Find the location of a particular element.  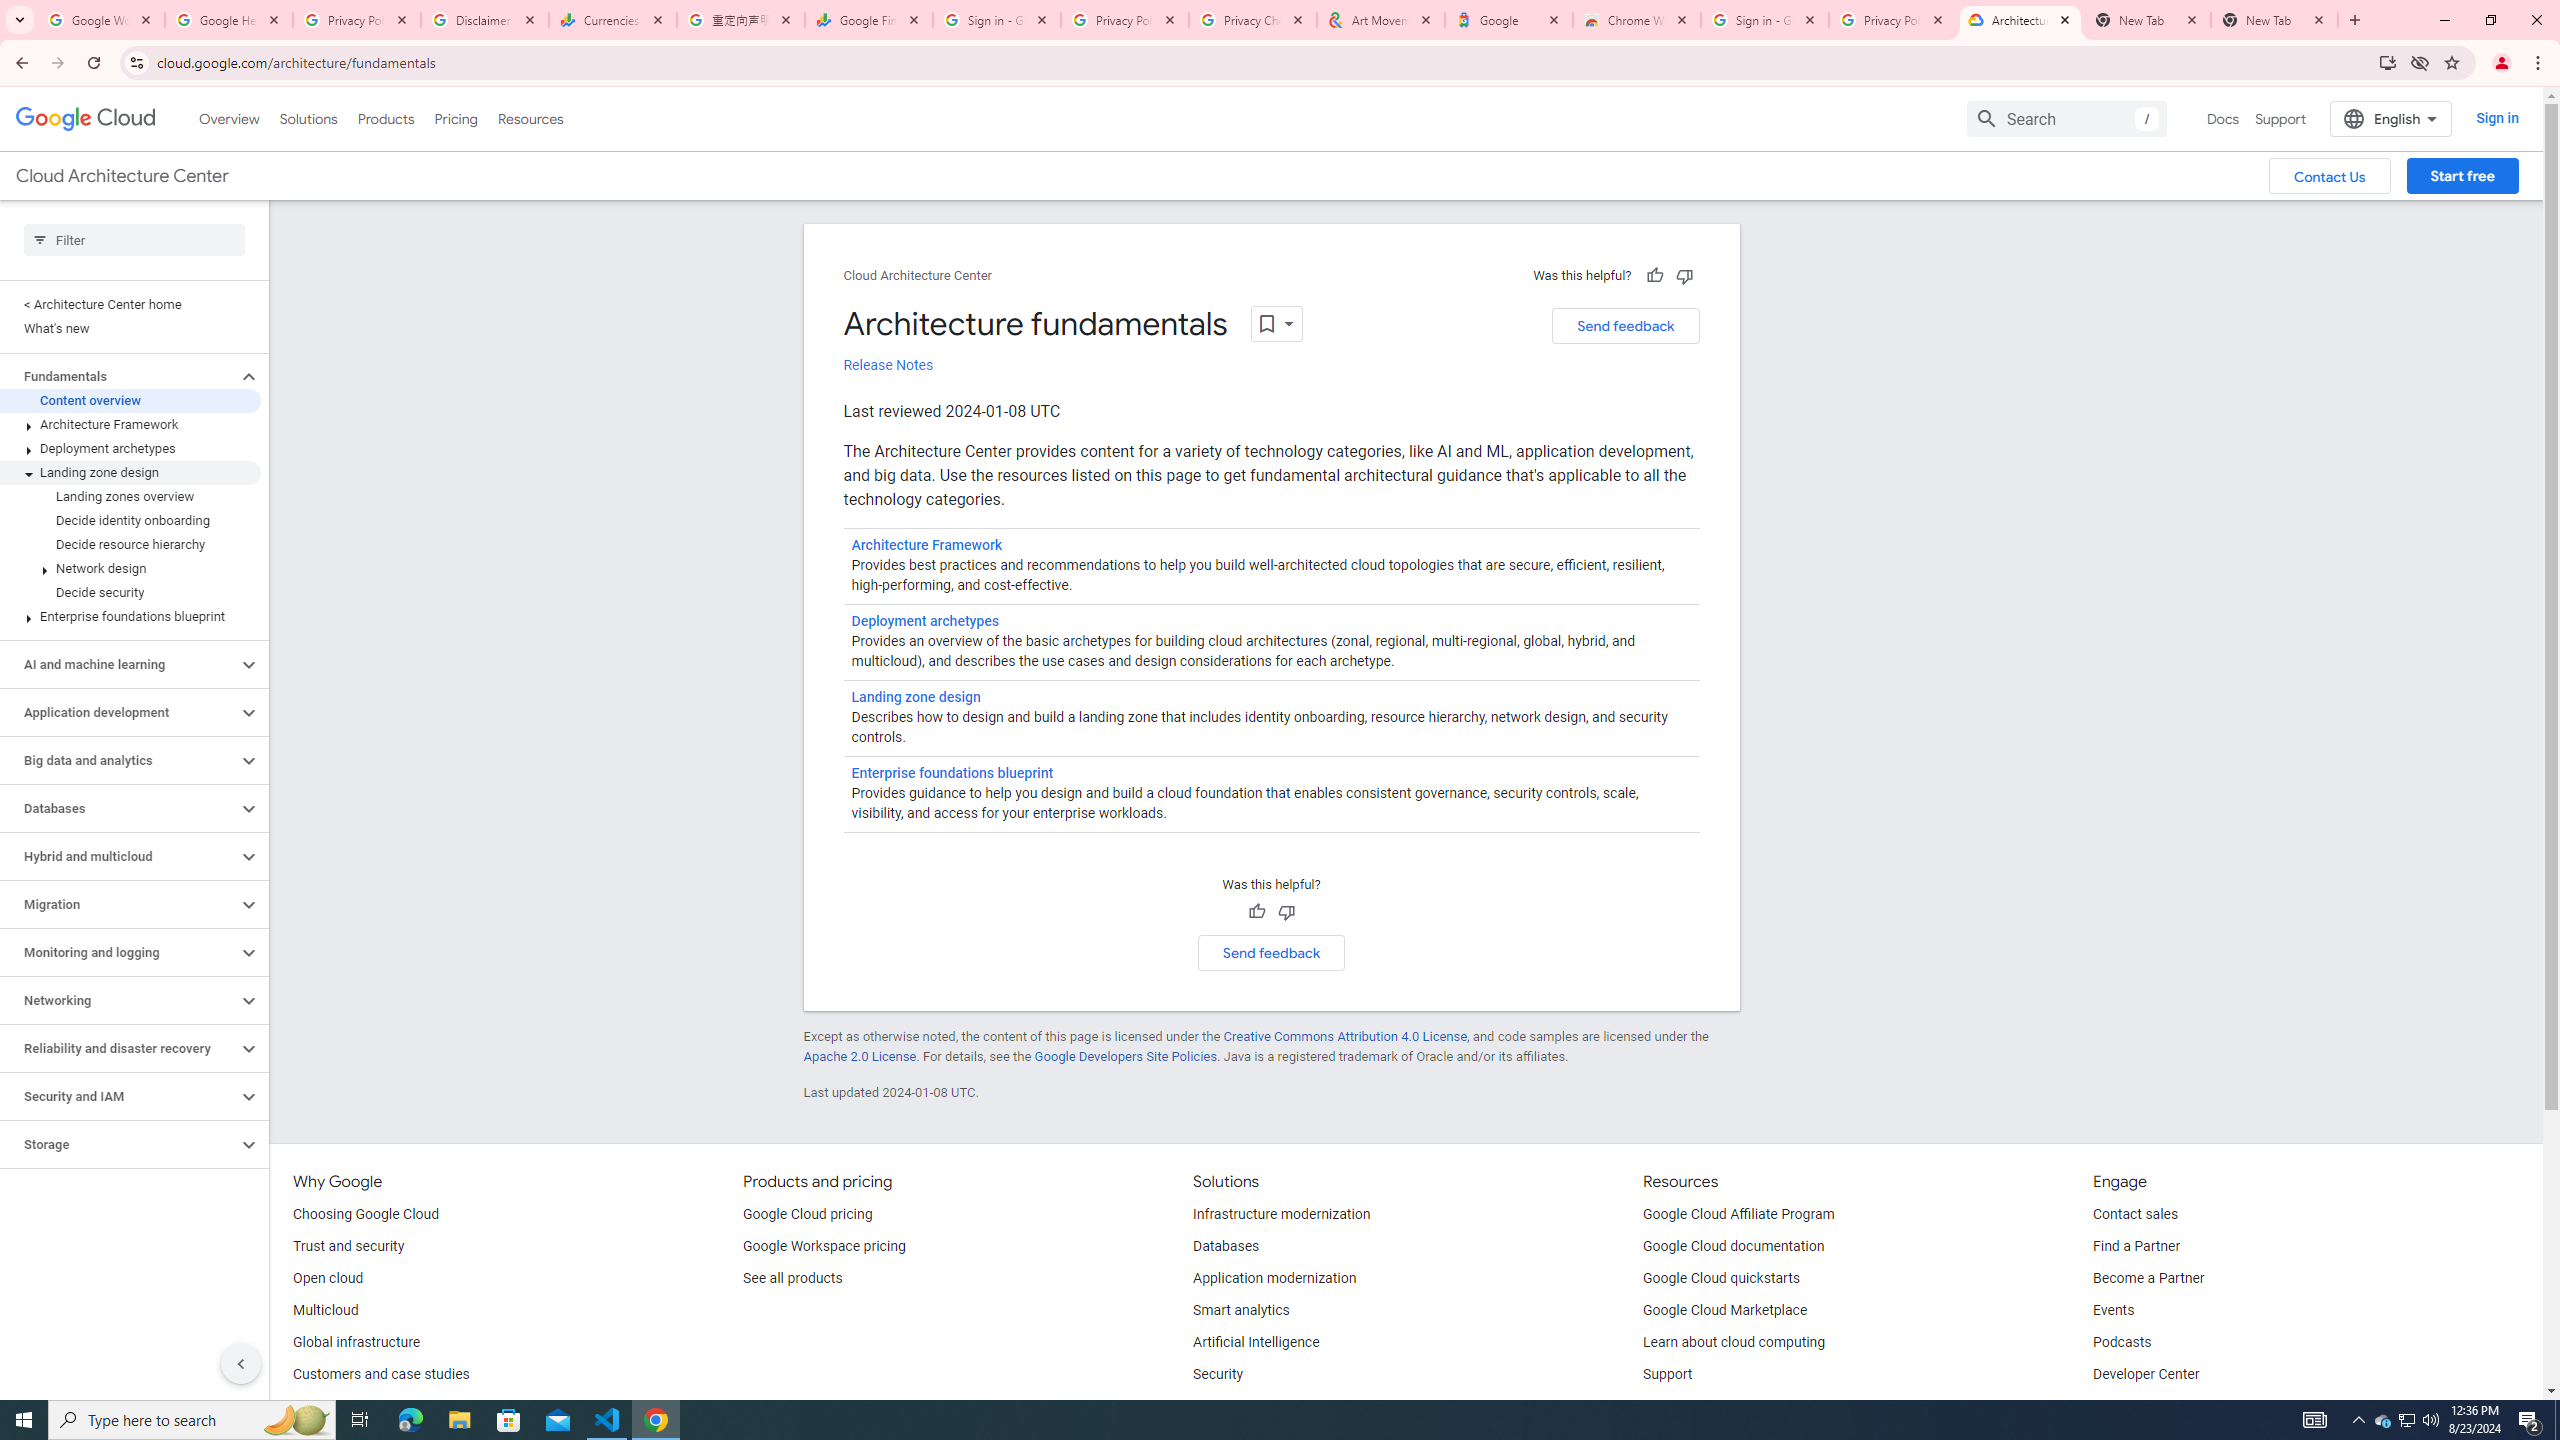

'Decide security' is located at coordinates (130, 591).